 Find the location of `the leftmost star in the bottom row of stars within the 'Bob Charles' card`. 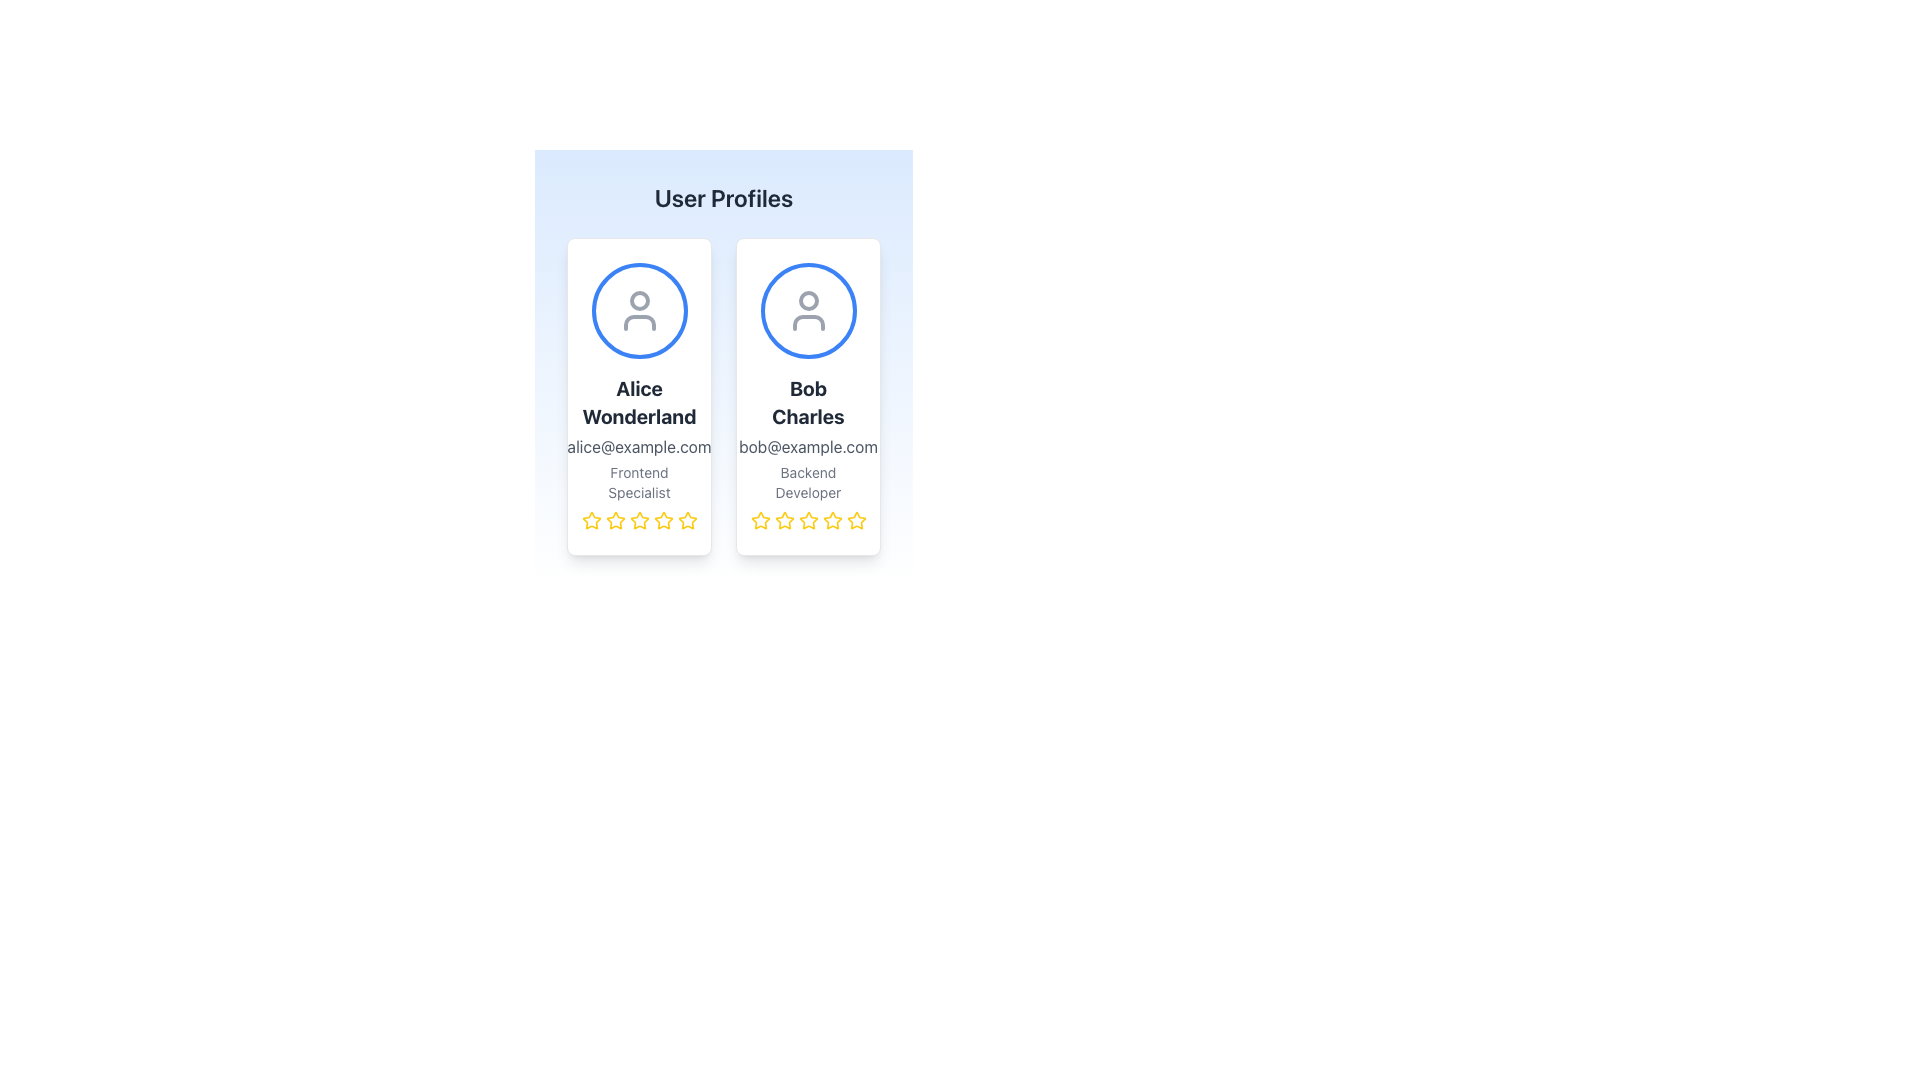

the leftmost star in the bottom row of stars within the 'Bob Charles' card is located at coordinates (759, 519).